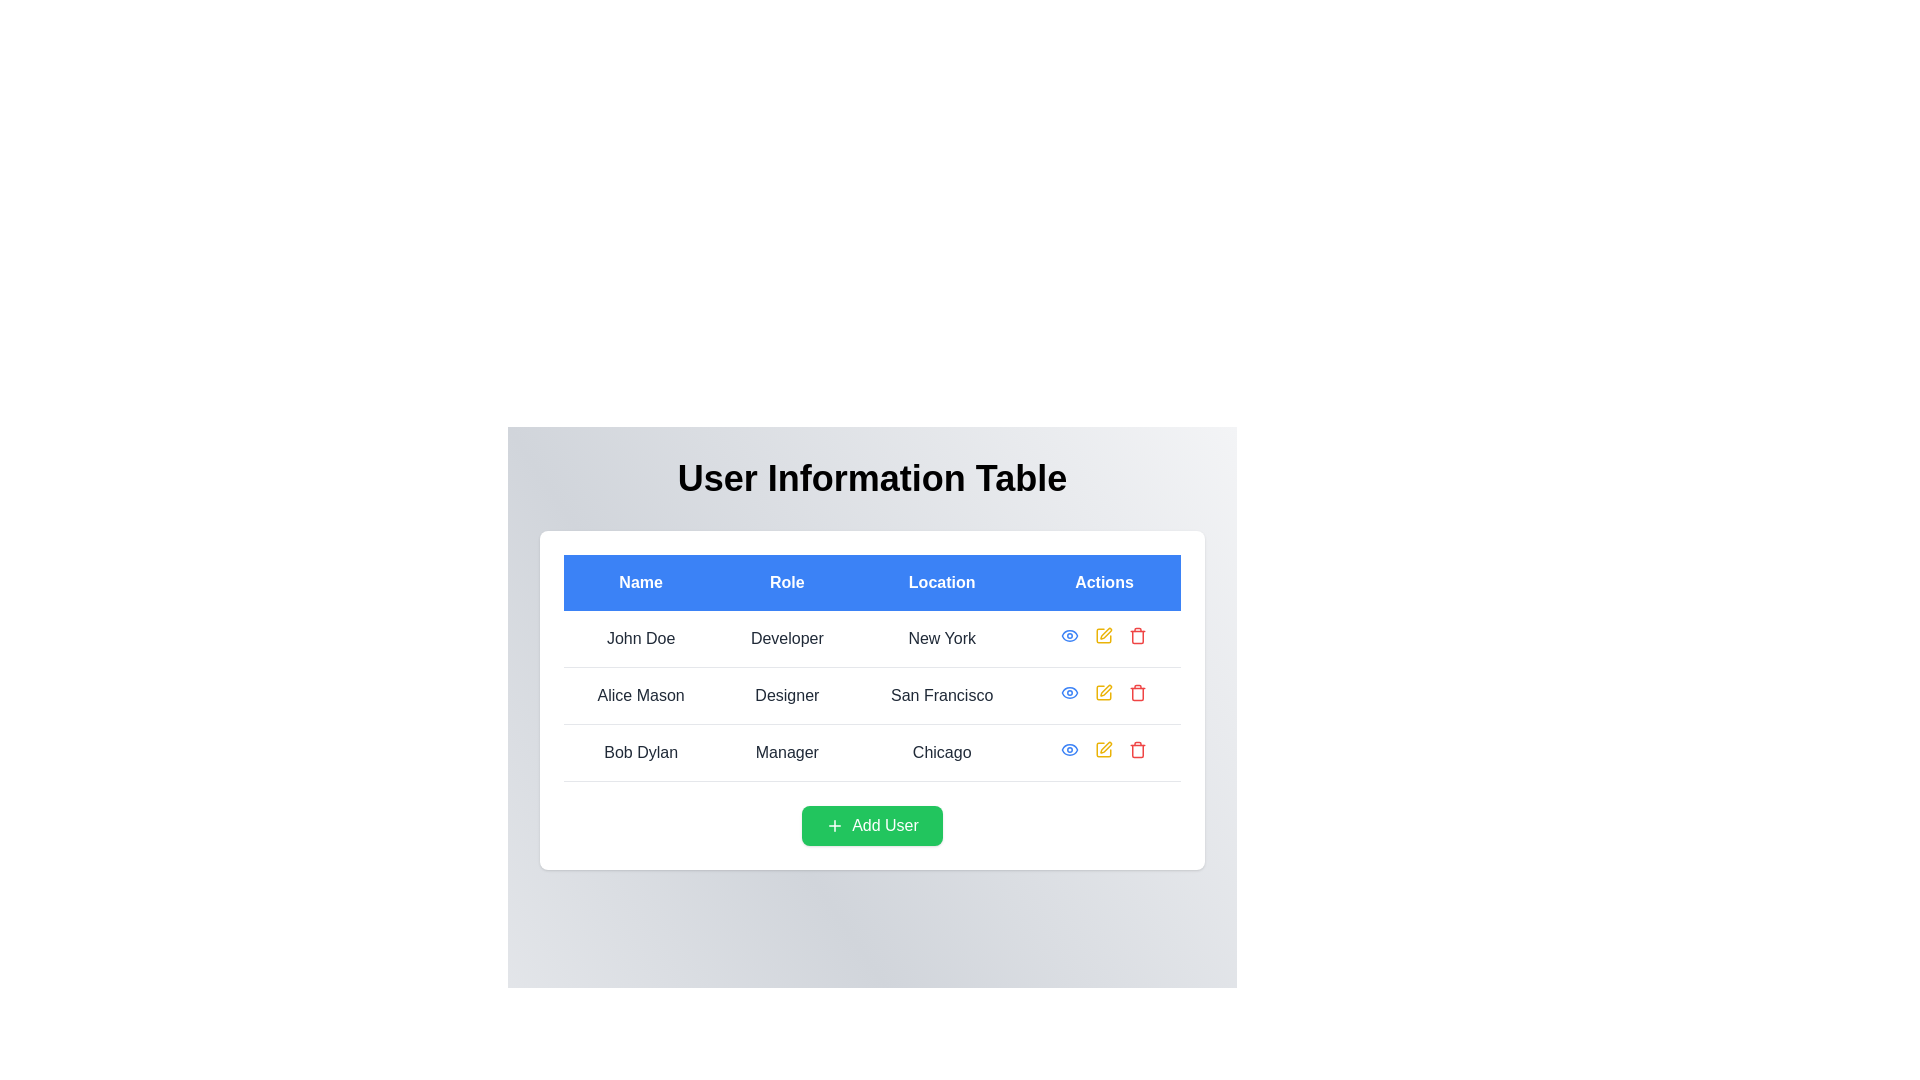 The image size is (1920, 1080). Describe the element at coordinates (1137, 636) in the screenshot. I see `the trash icon in the 'Actions' column of the table` at that location.